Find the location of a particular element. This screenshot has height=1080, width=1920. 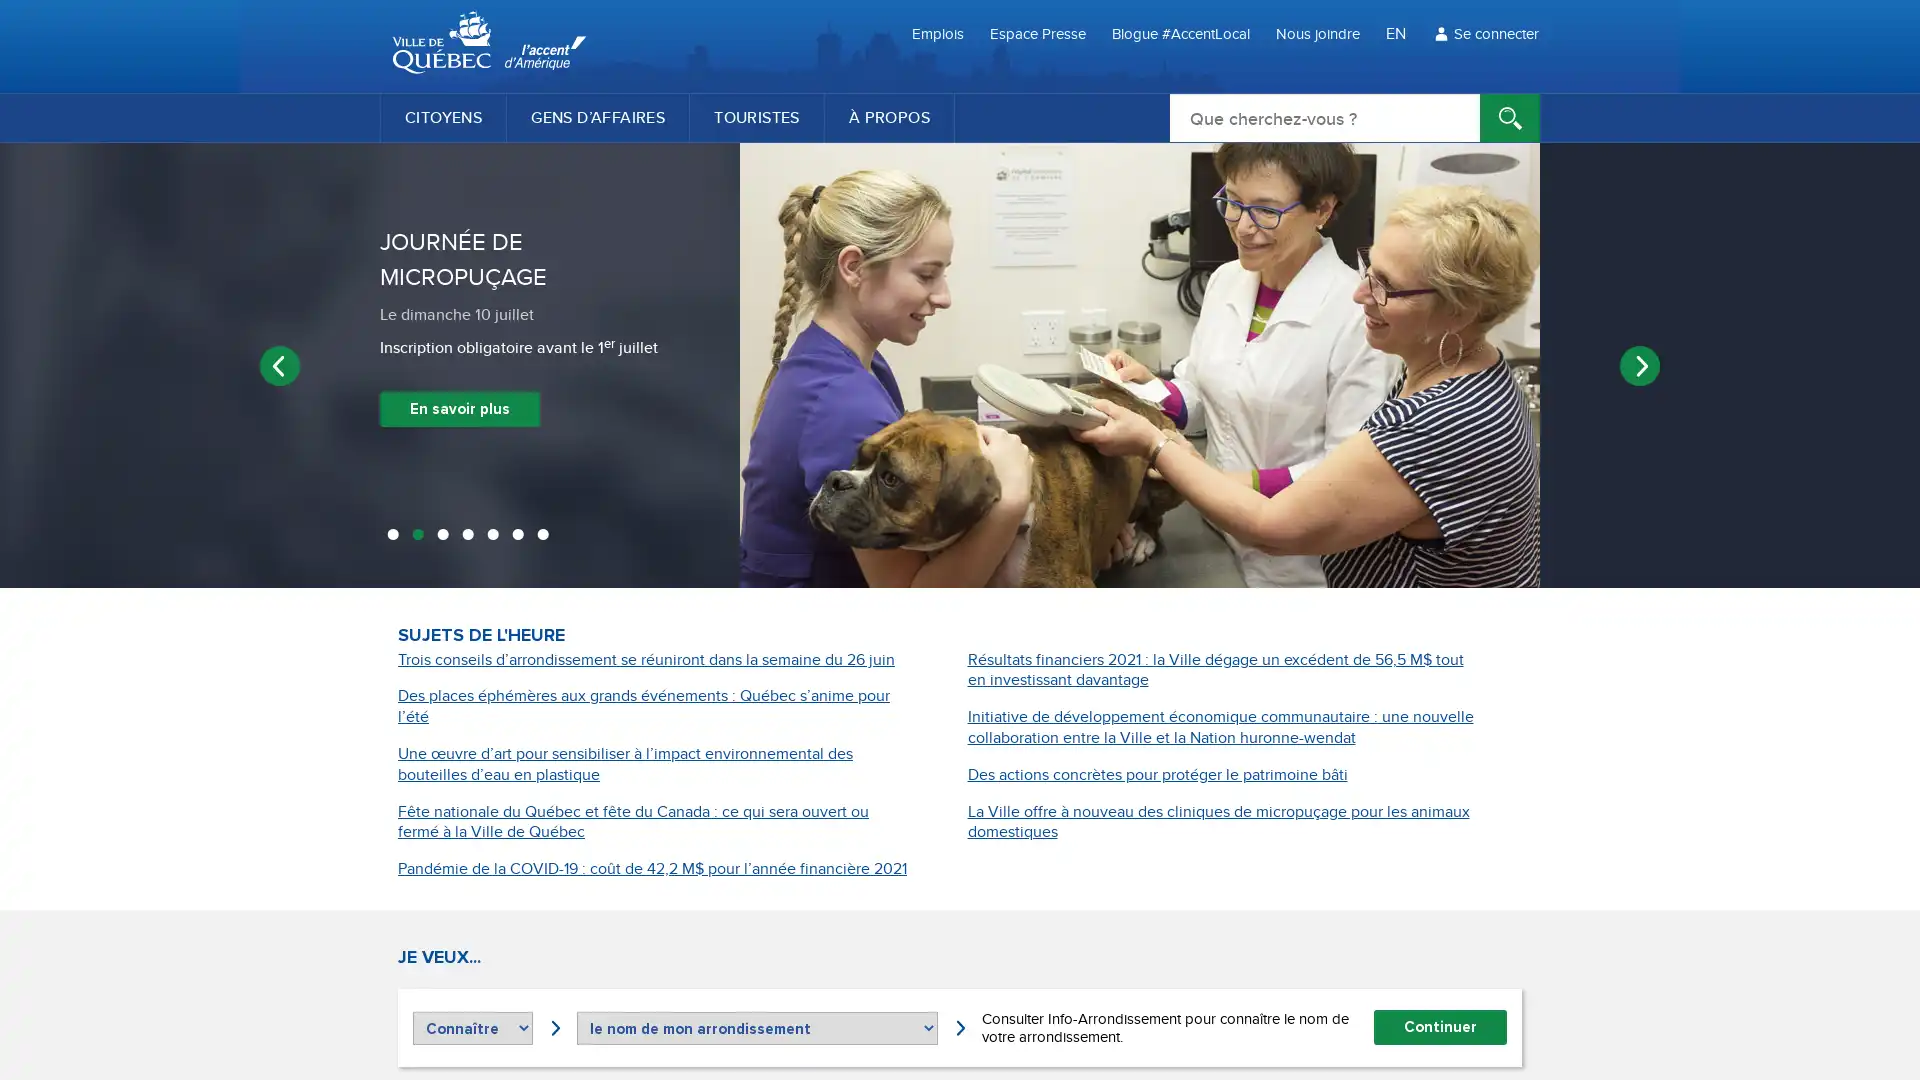

Rechercher is located at coordinates (1510, 118).